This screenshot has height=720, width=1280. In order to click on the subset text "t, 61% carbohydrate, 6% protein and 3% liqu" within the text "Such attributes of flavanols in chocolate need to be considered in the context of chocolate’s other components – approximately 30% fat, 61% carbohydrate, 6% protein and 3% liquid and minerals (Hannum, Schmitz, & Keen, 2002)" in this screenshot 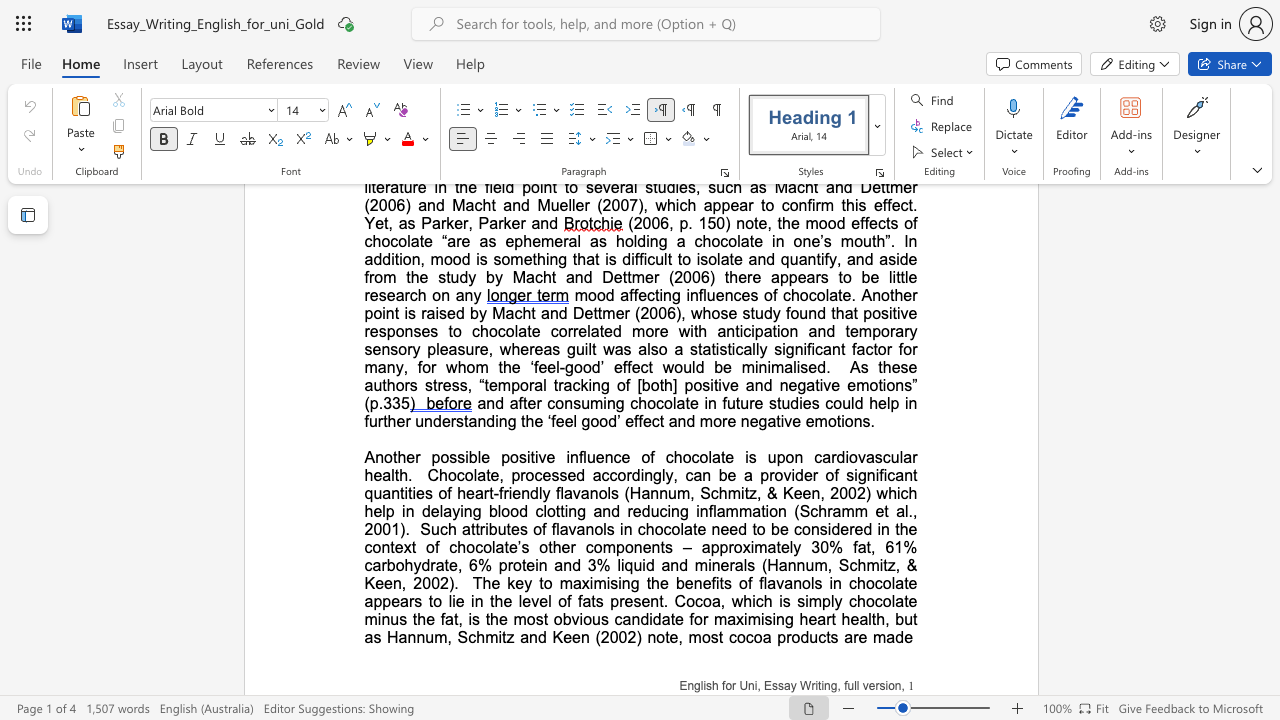, I will do `click(866, 547)`.